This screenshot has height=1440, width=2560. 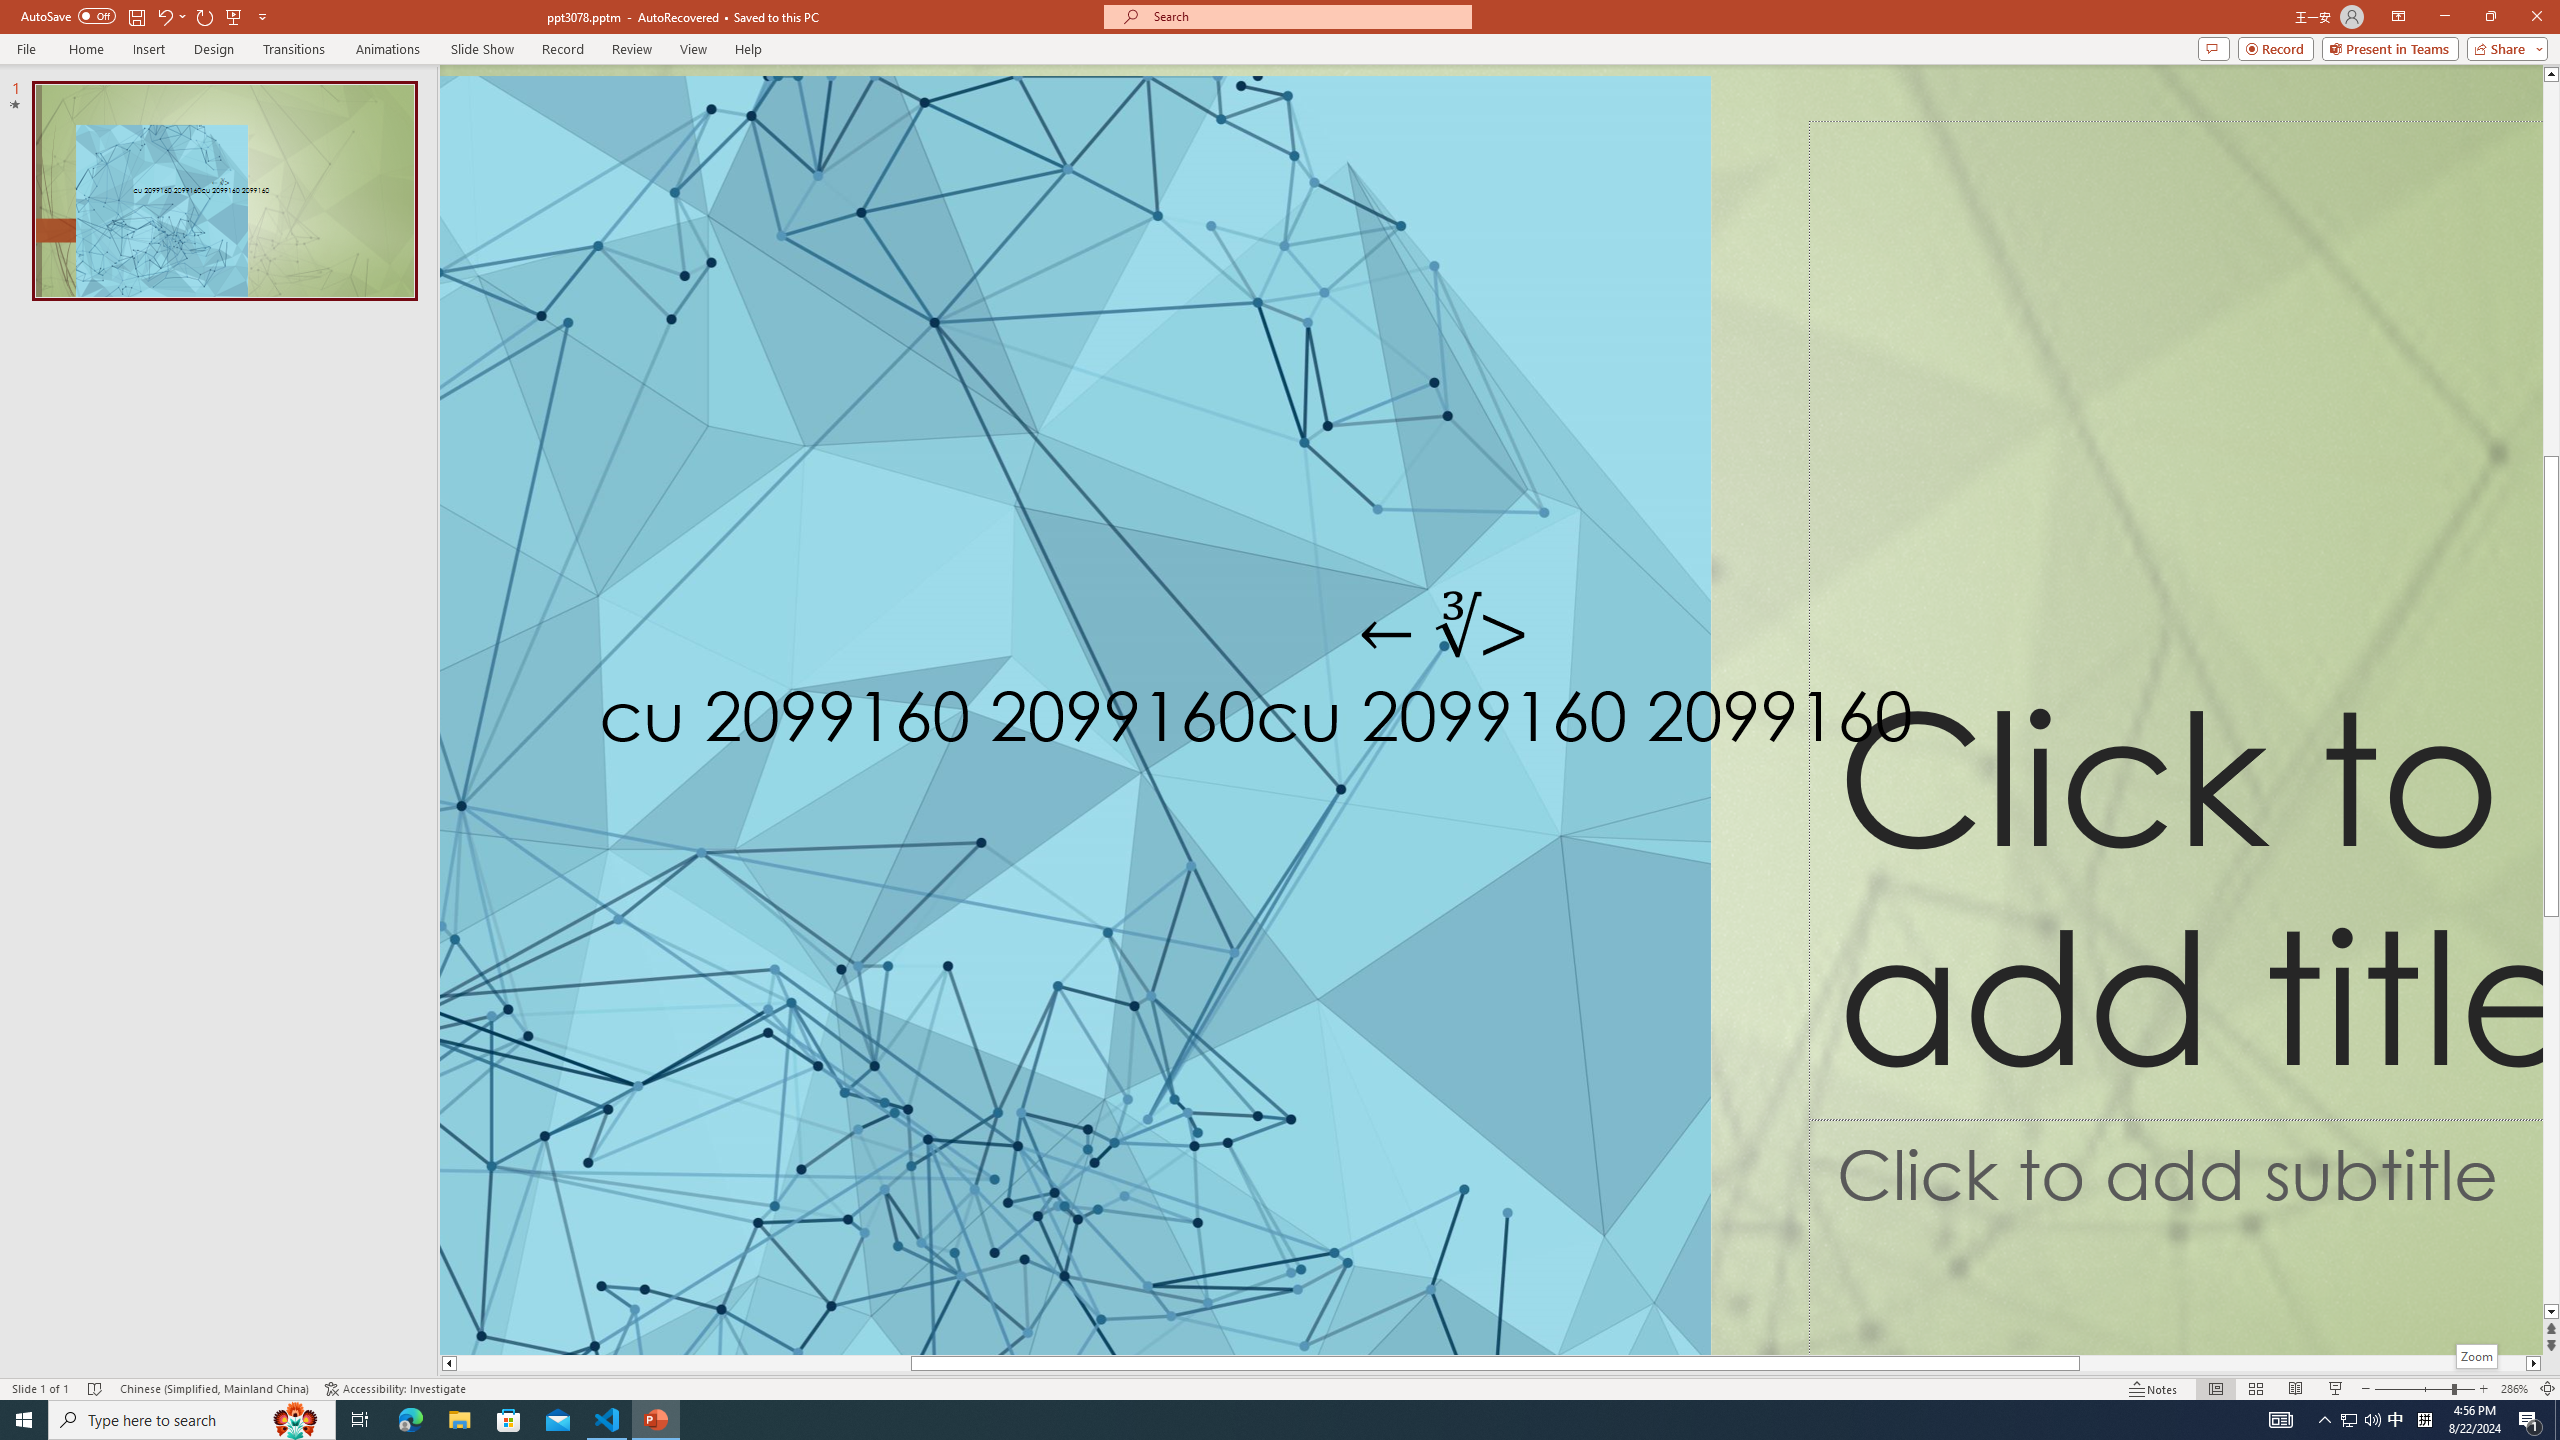 What do you see at coordinates (2515, 1389) in the screenshot?
I see `'Zoom 286%'` at bounding box center [2515, 1389].